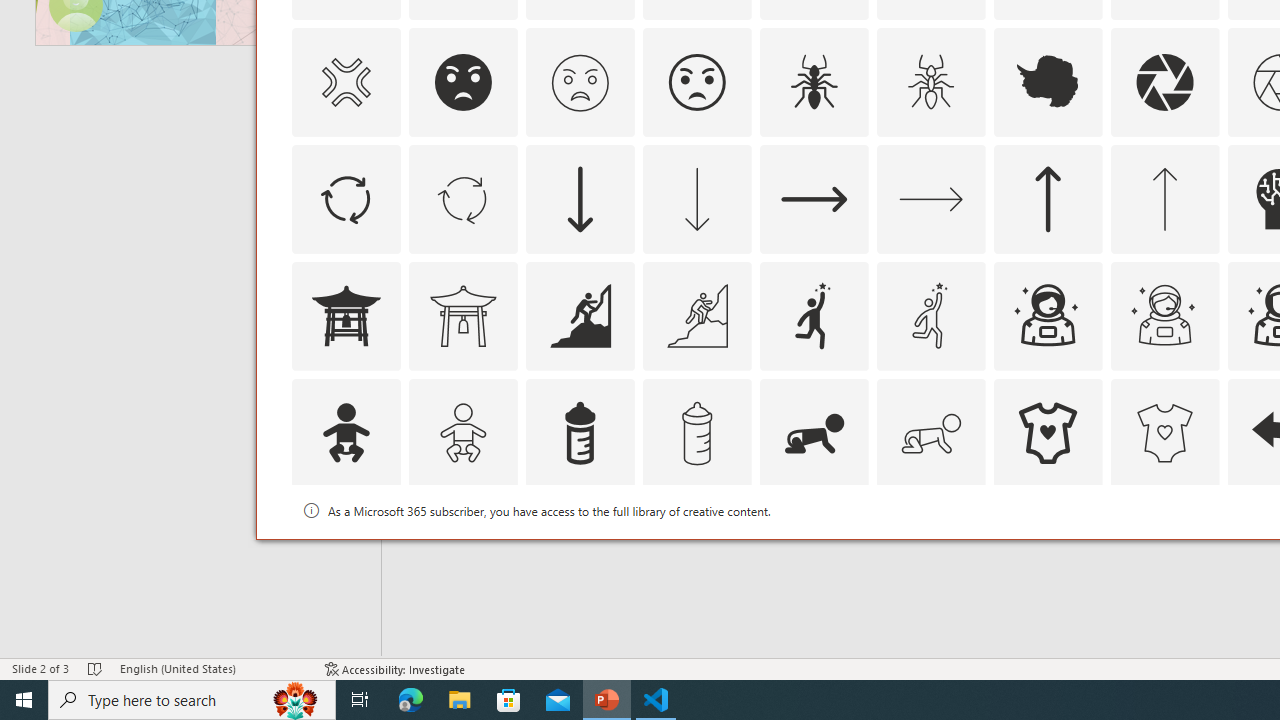 This screenshot has width=1280, height=720. Describe the element at coordinates (410, 698) in the screenshot. I see `'Microsoft Edge'` at that location.